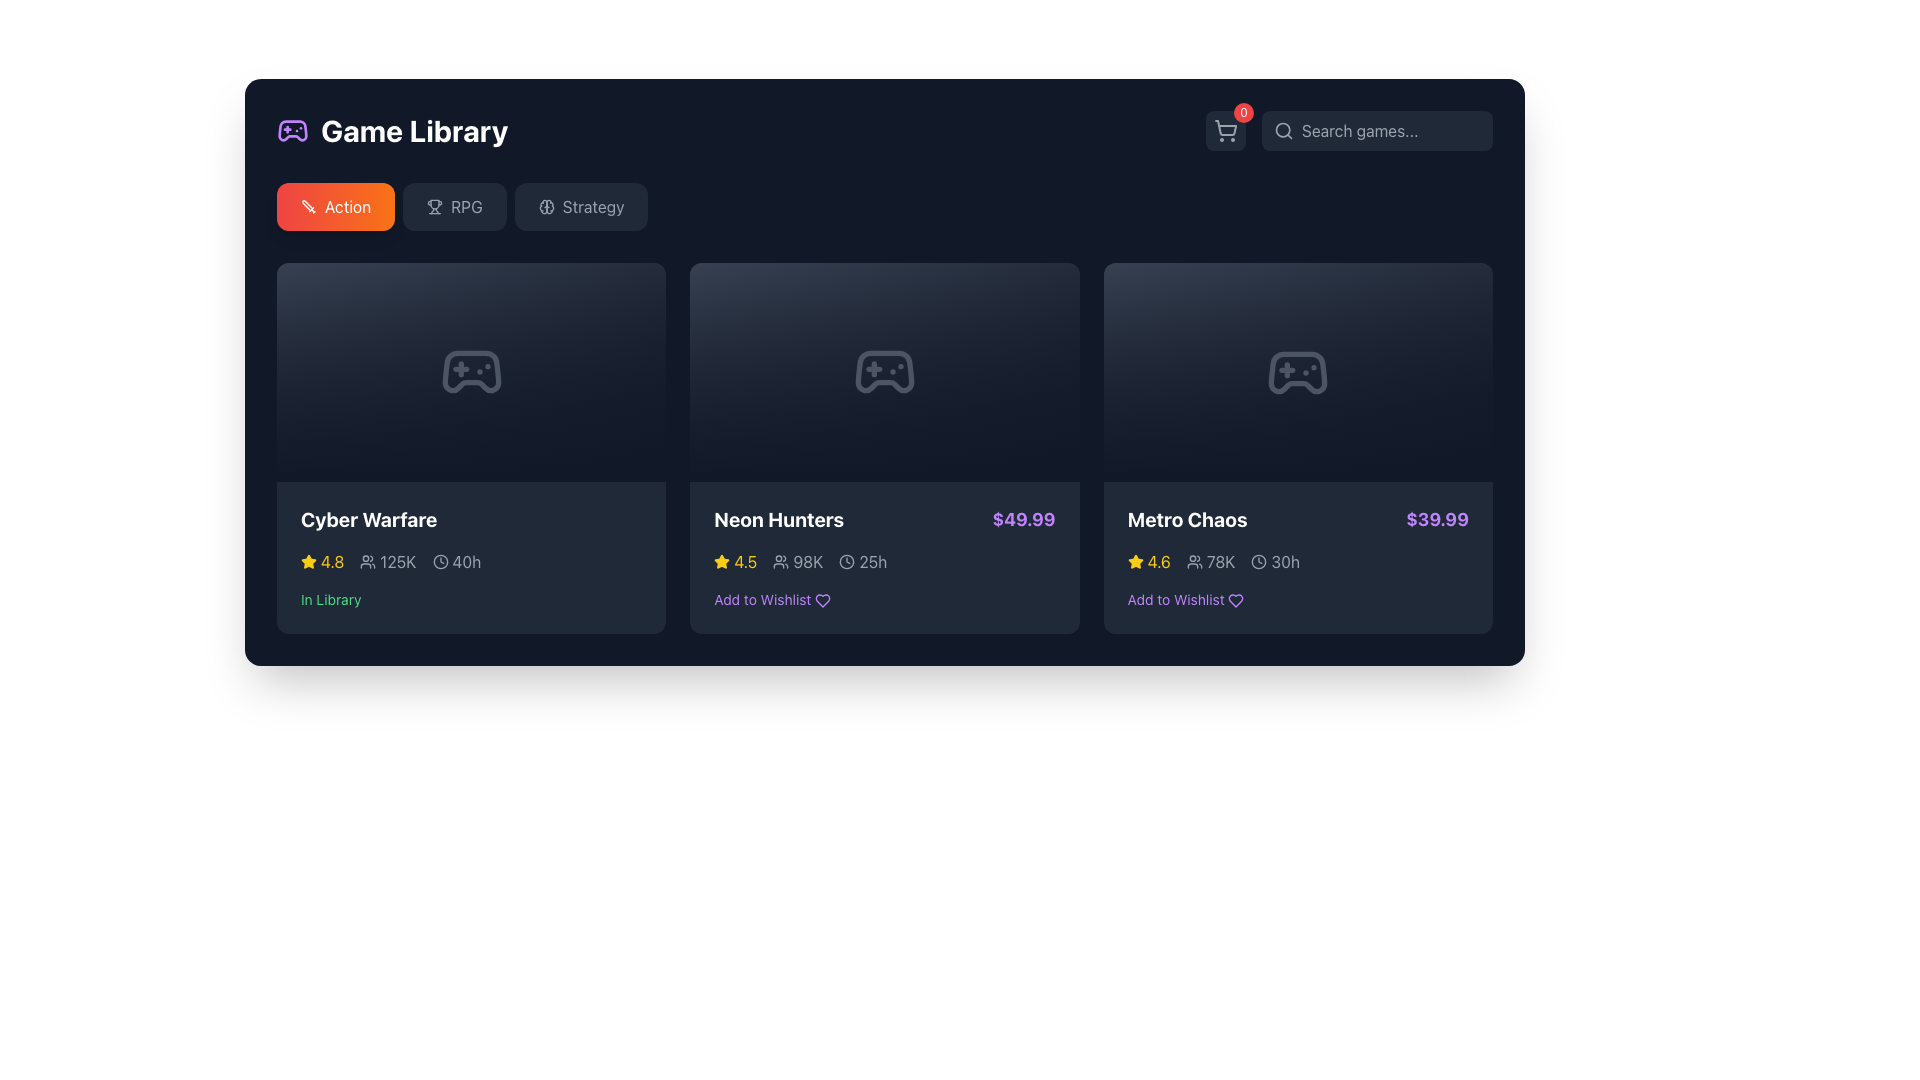 The image size is (1920, 1080). Describe the element at coordinates (721, 562) in the screenshot. I see `the star-shaped icon with a yellow fill color, which is part of the rating system for the game 'Neon Hunters' and is located before the text '4.5'` at that location.